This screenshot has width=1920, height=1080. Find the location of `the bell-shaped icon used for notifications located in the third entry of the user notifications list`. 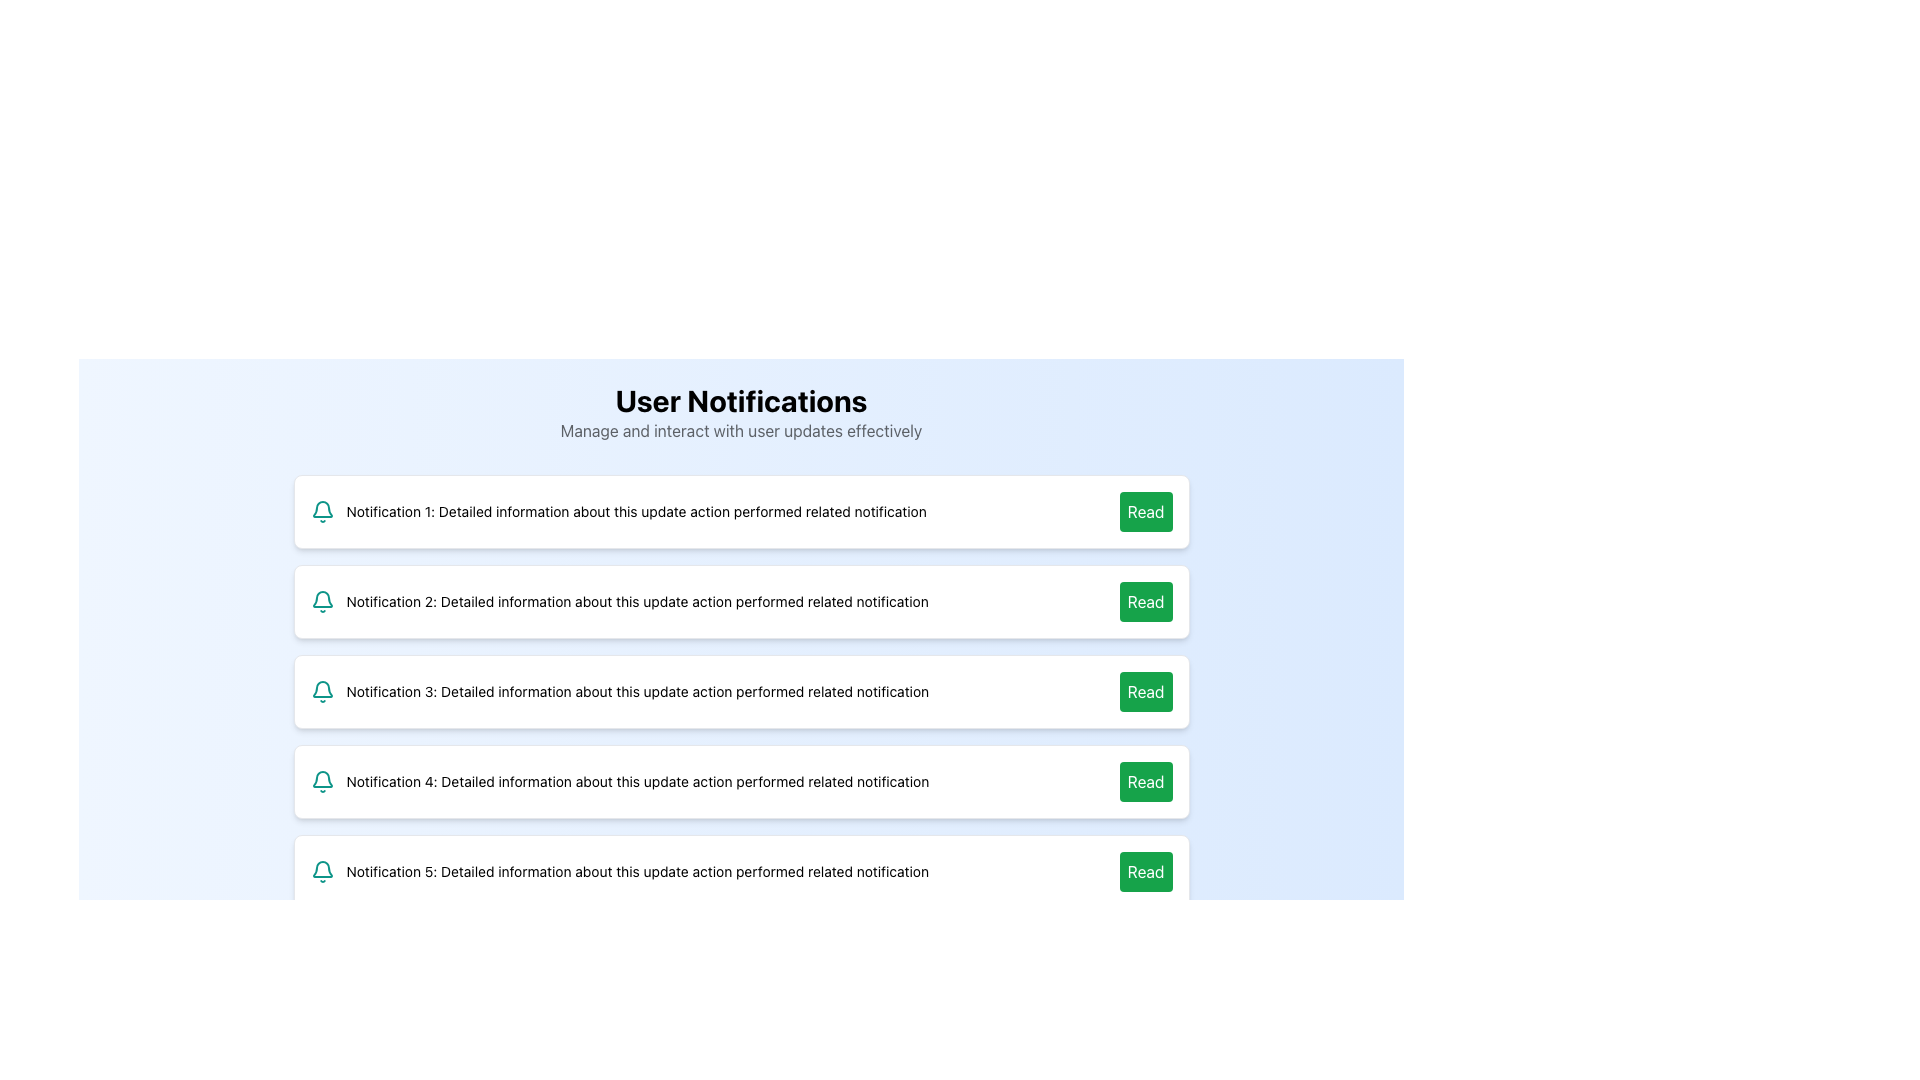

the bell-shaped icon used for notifications located in the third entry of the user notifications list is located at coordinates (322, 688).